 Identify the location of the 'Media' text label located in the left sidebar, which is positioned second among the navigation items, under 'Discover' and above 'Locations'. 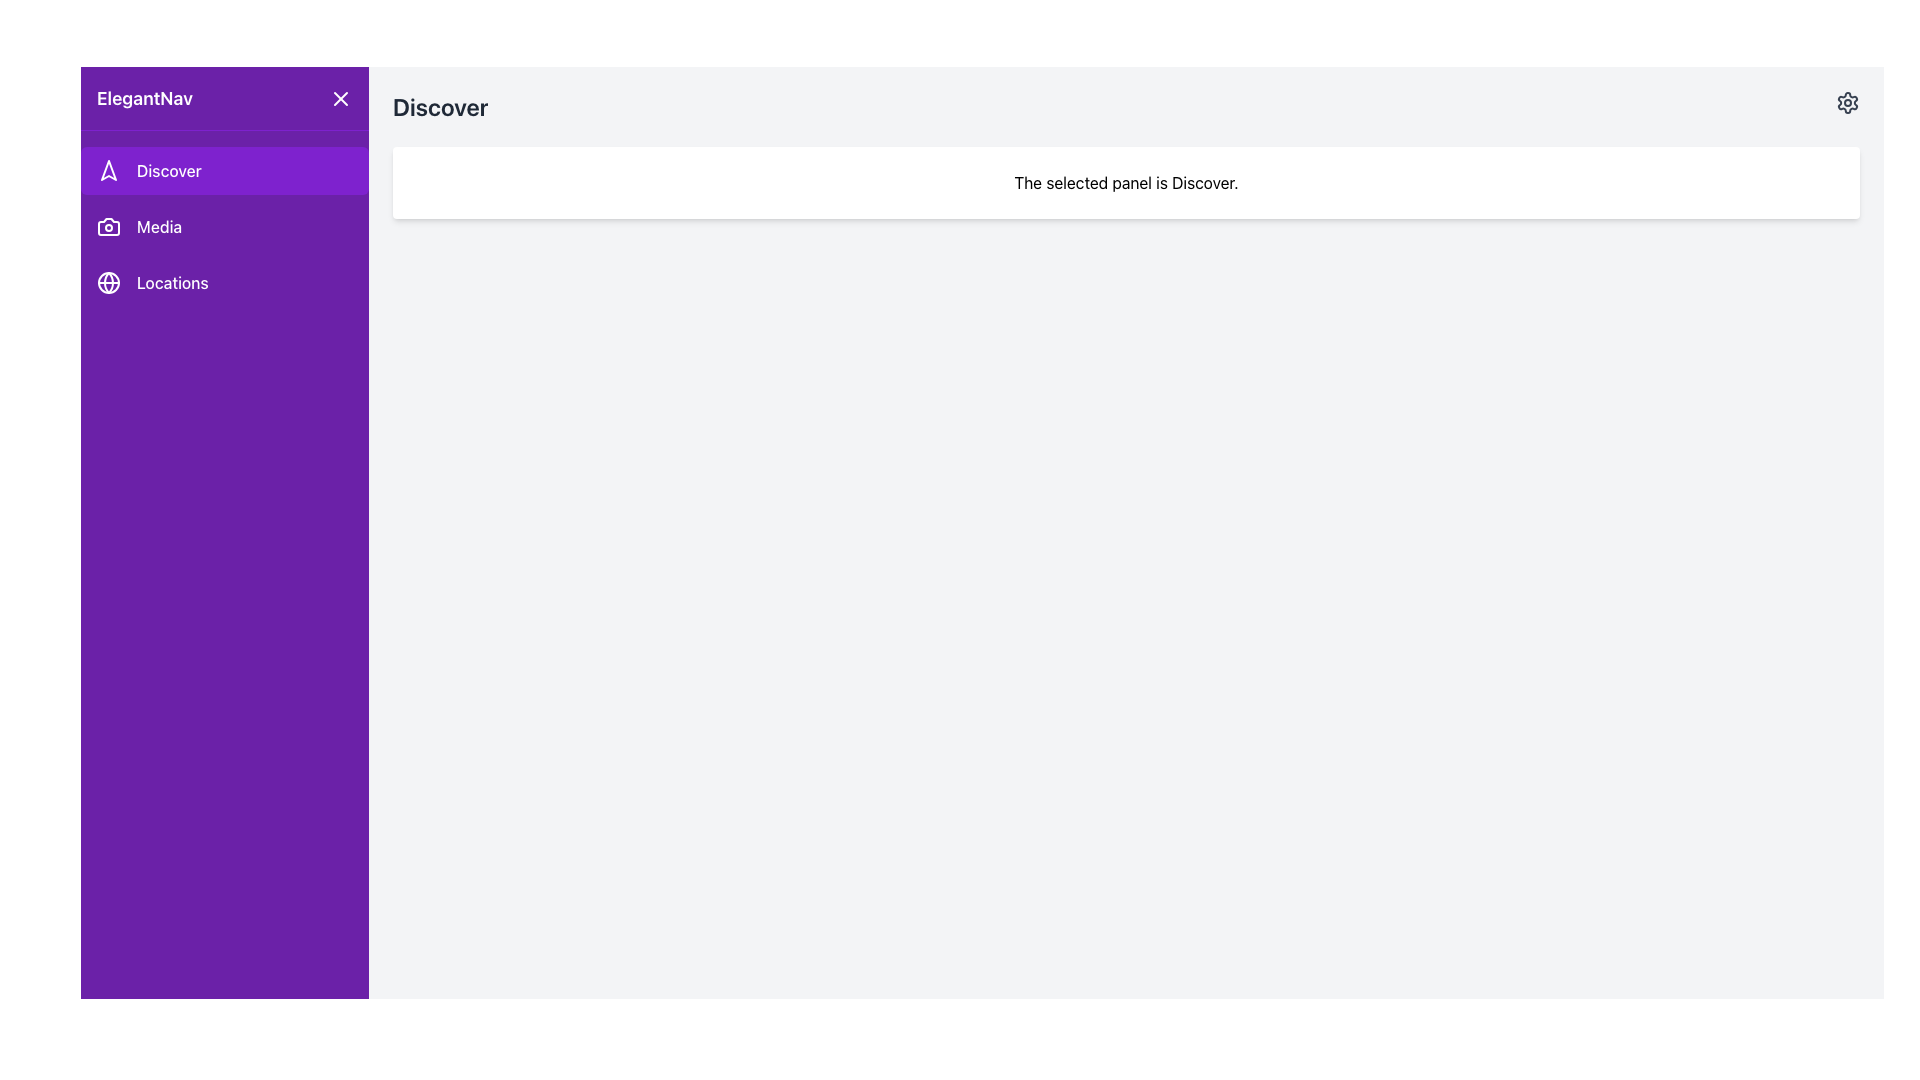
(158, 226).